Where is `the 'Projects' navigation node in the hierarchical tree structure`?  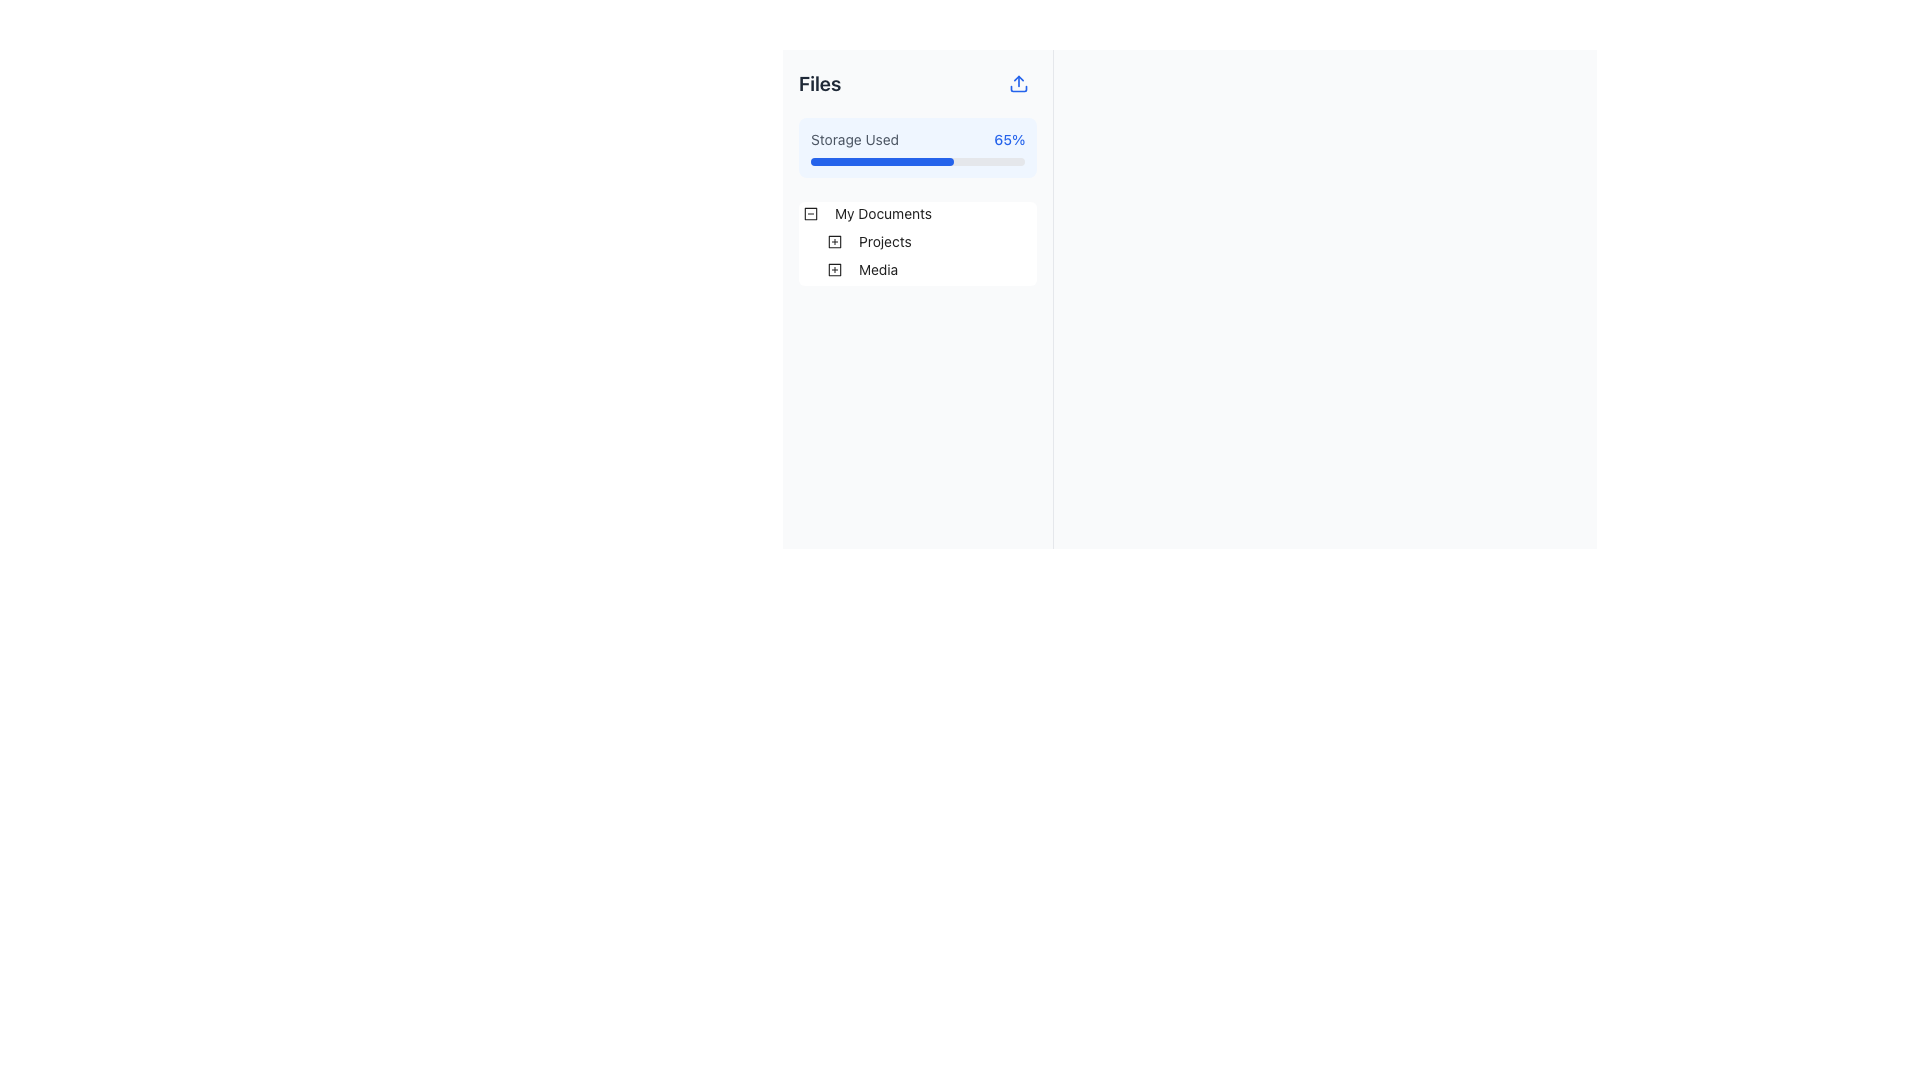 the 'Projects' navigation node in the hierarchical tree structure is located at coordinates (884, 240).